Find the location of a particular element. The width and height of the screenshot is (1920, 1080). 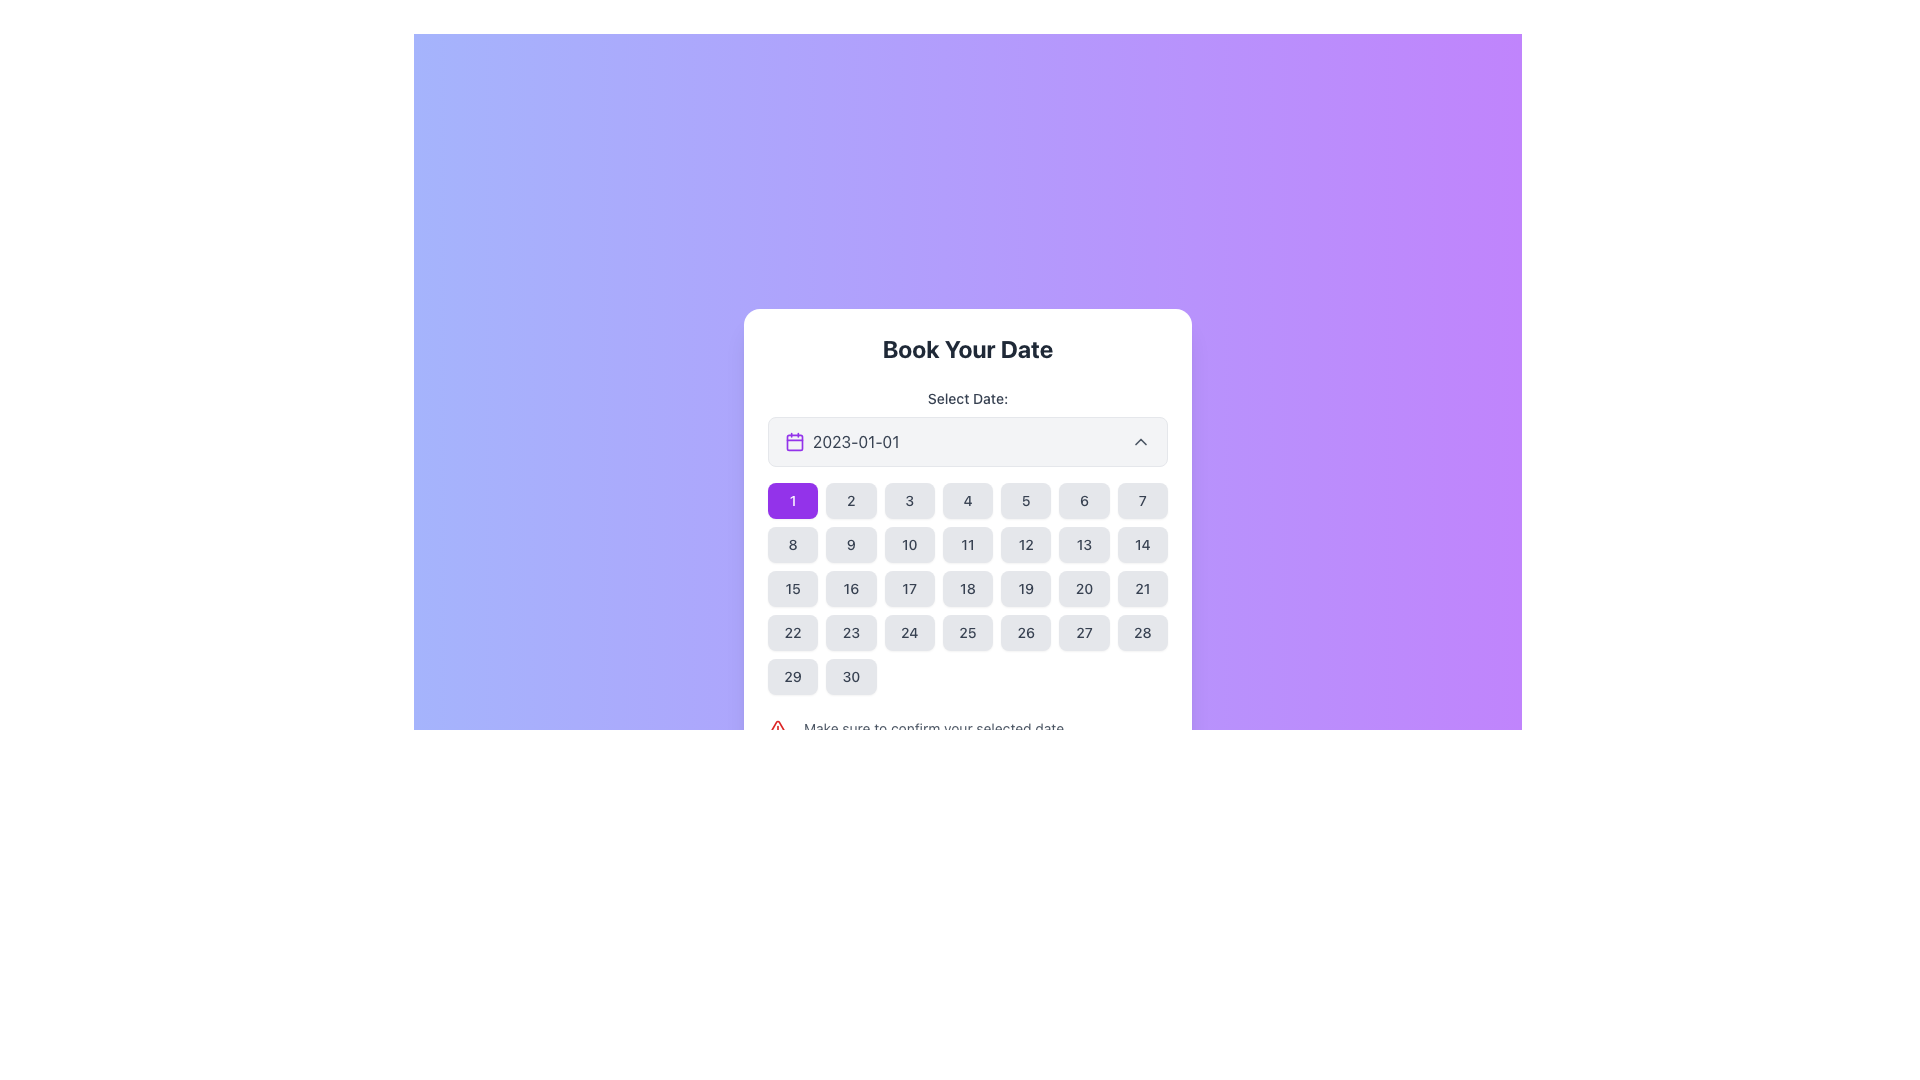

the rectangular button labeled '21' is located at coordinates (1142, 588).